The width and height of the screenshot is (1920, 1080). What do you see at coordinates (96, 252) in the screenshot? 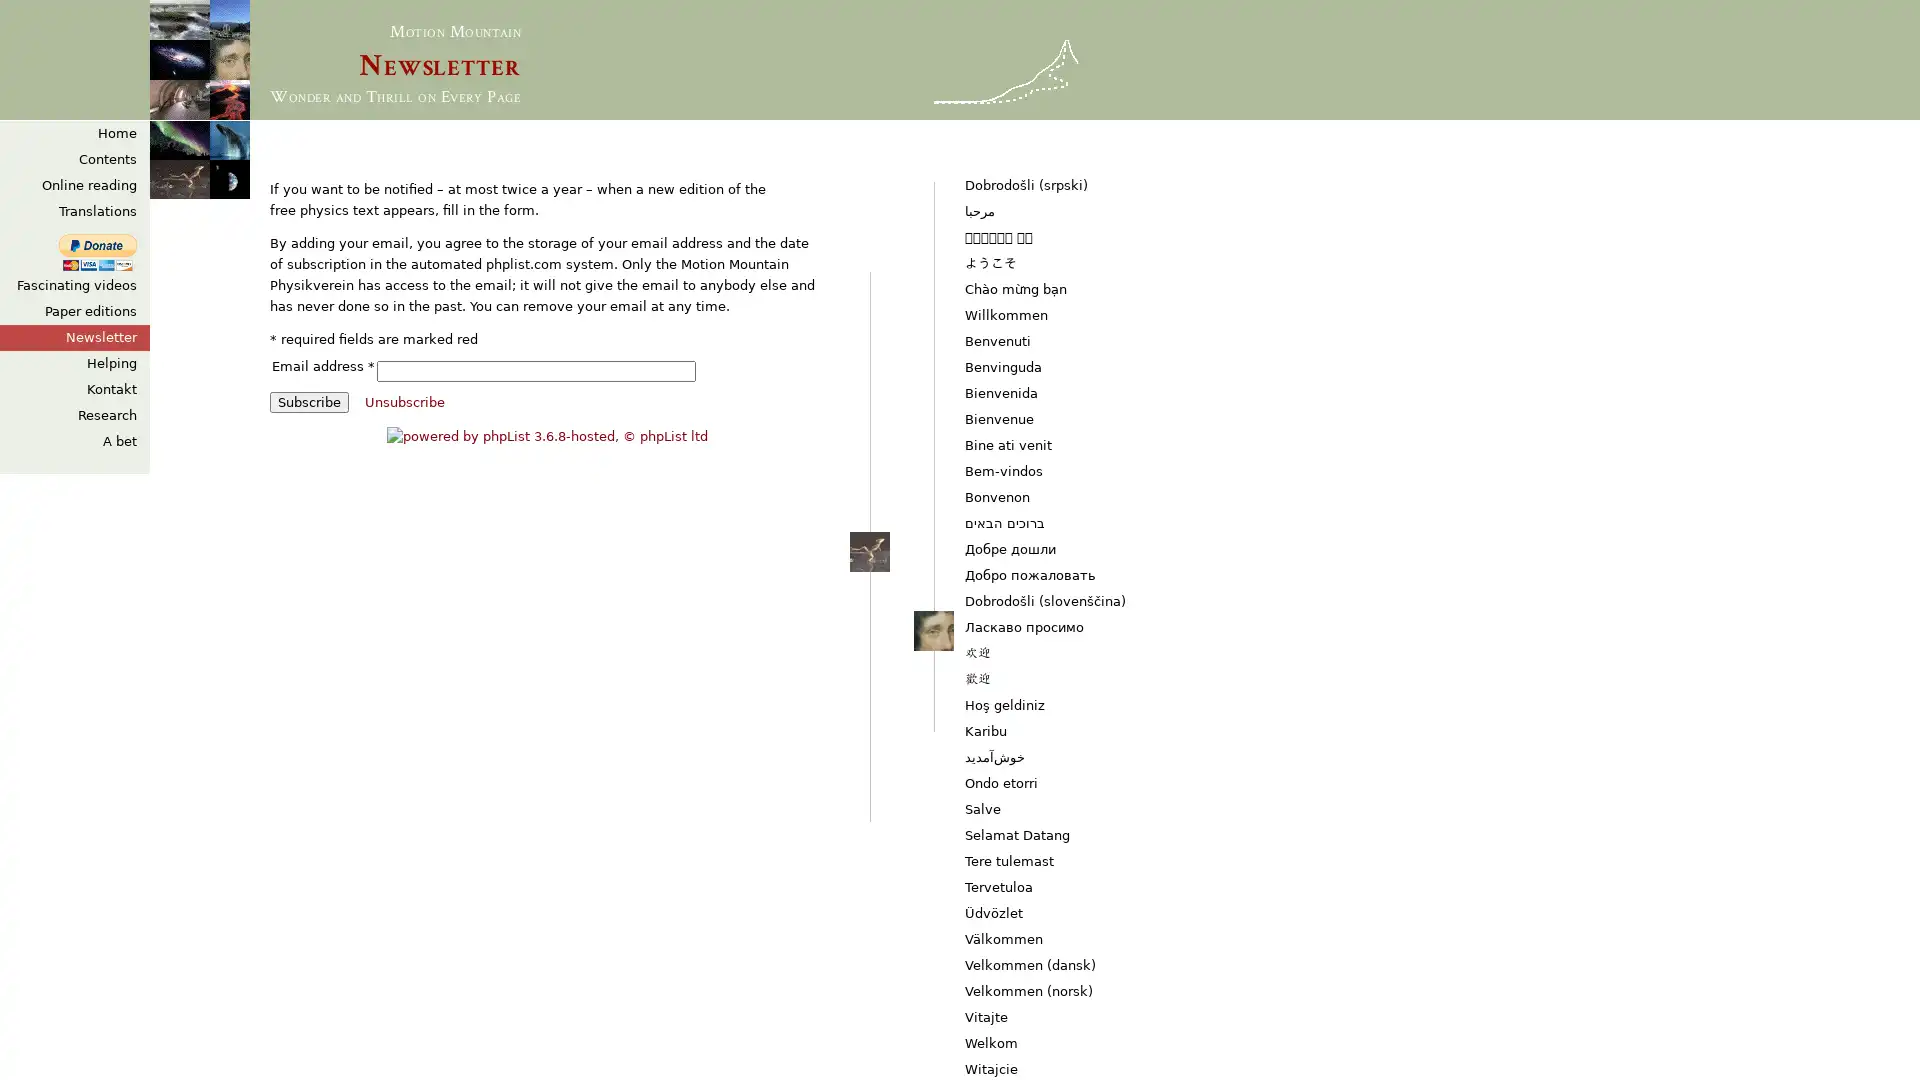
I see `| PayPal - The safer, easier way to pay online.|` at bounding box center [96, 252].